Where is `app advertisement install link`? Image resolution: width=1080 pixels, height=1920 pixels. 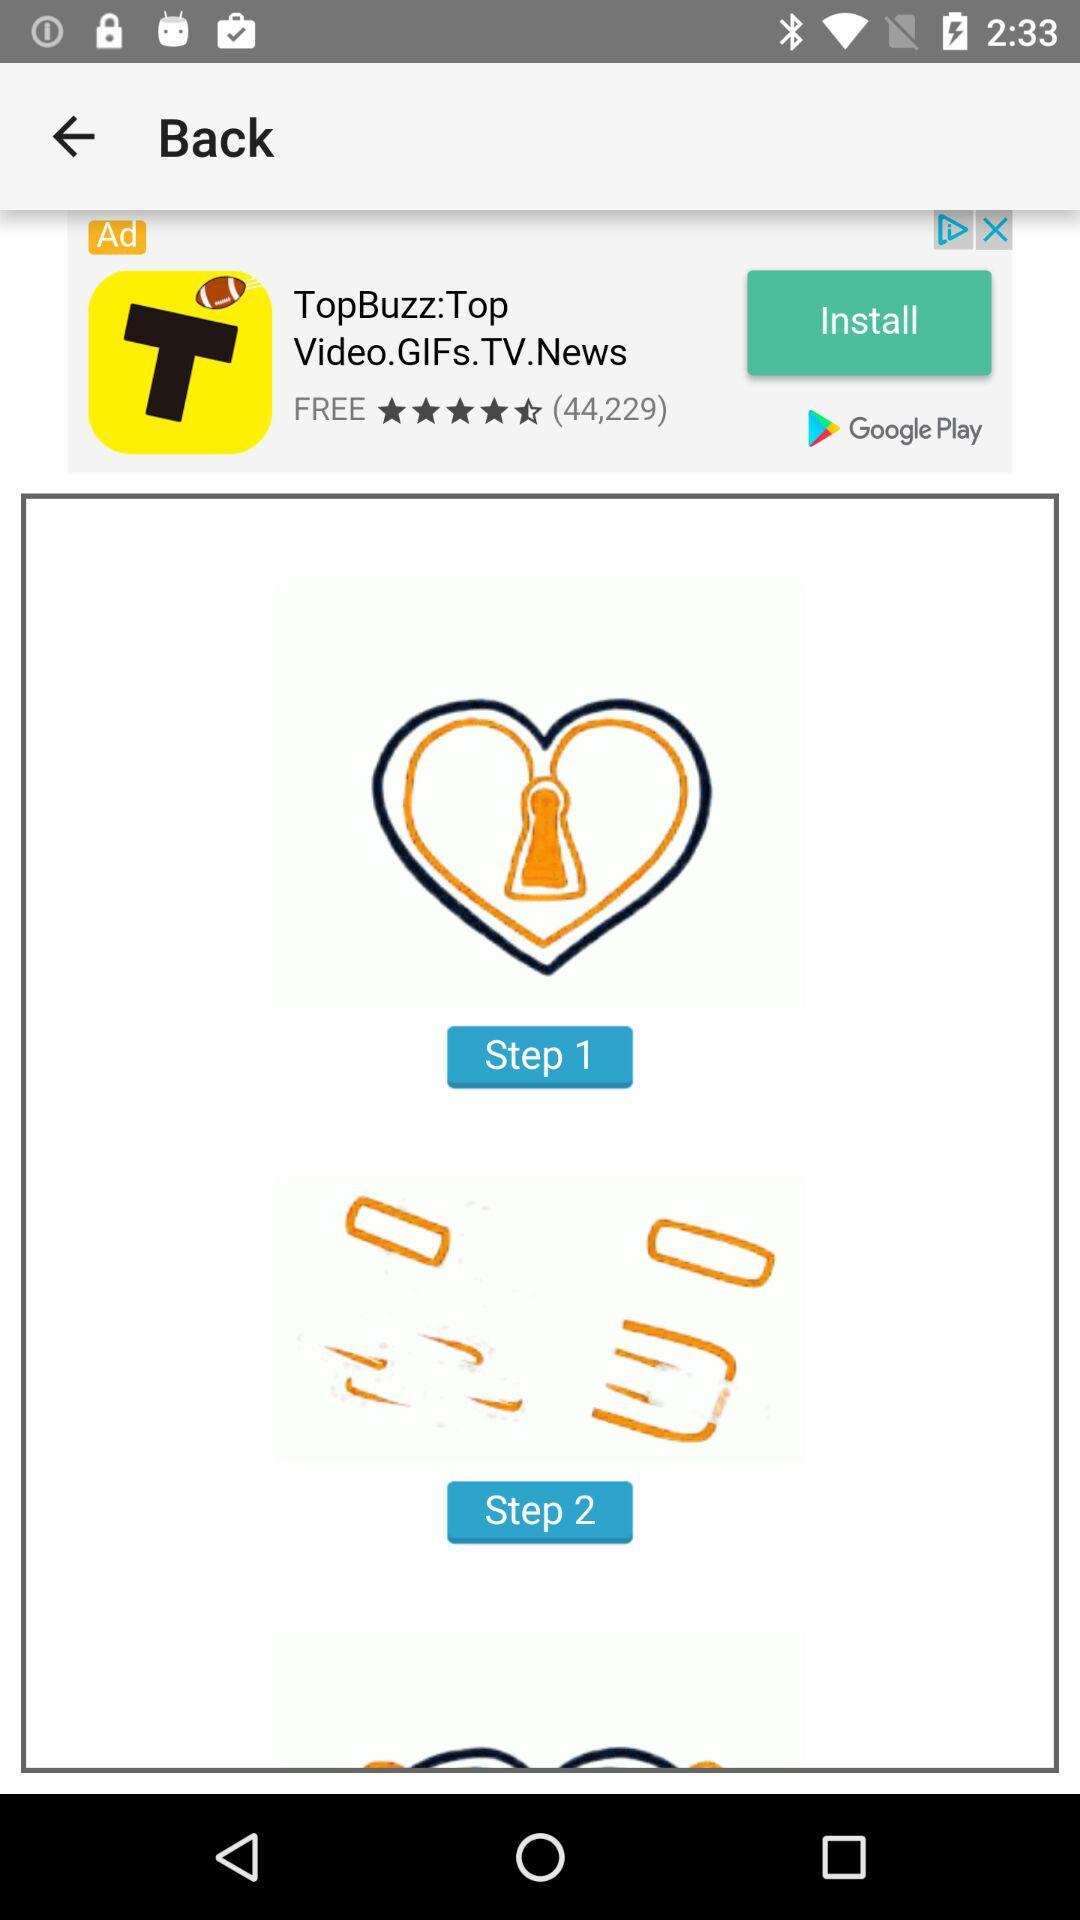
app advertisement install link is located at coordinates (540, 341).